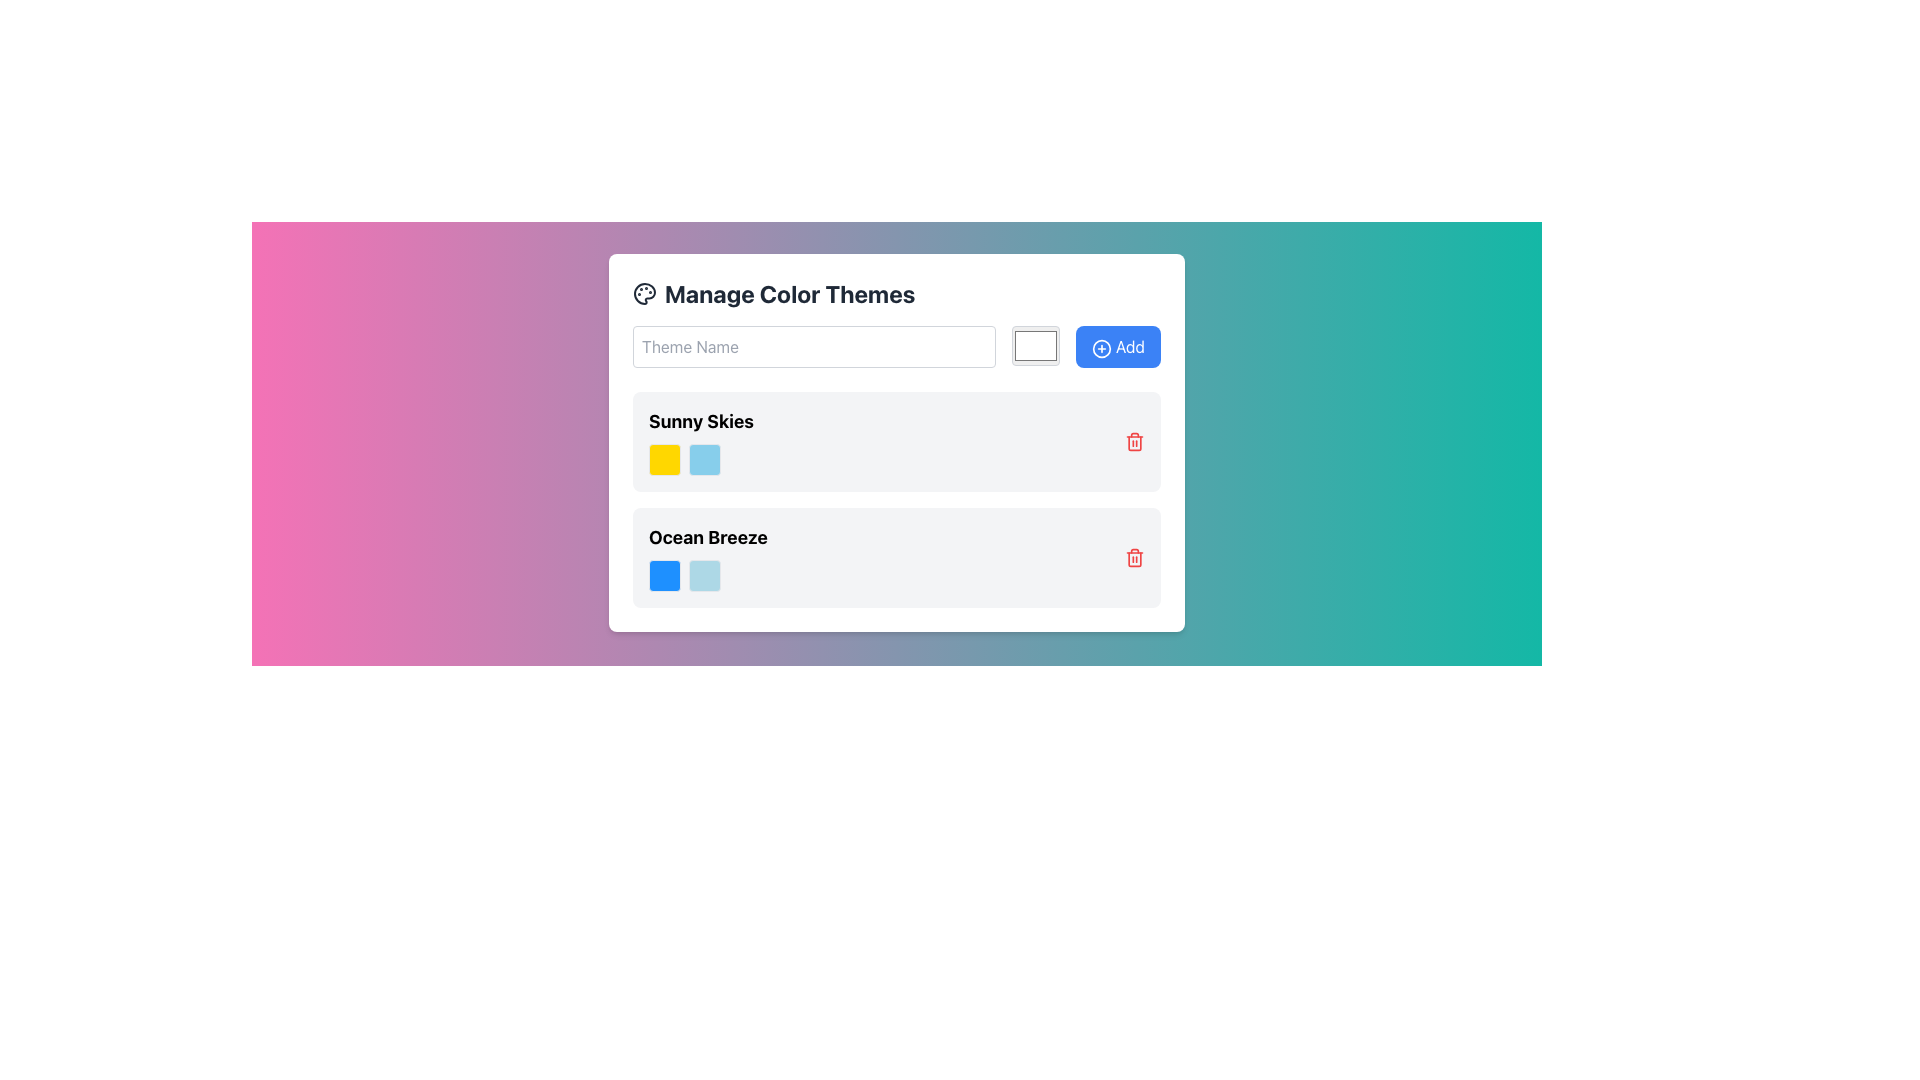 The image size is (1920, 1080). Describe the element at coordinates (1100, 347) in the screenshot. I see `the 'Add' icon located at the center of the blue 'Add' button in the top-right section of the card to initiate the add functionality` at that location.